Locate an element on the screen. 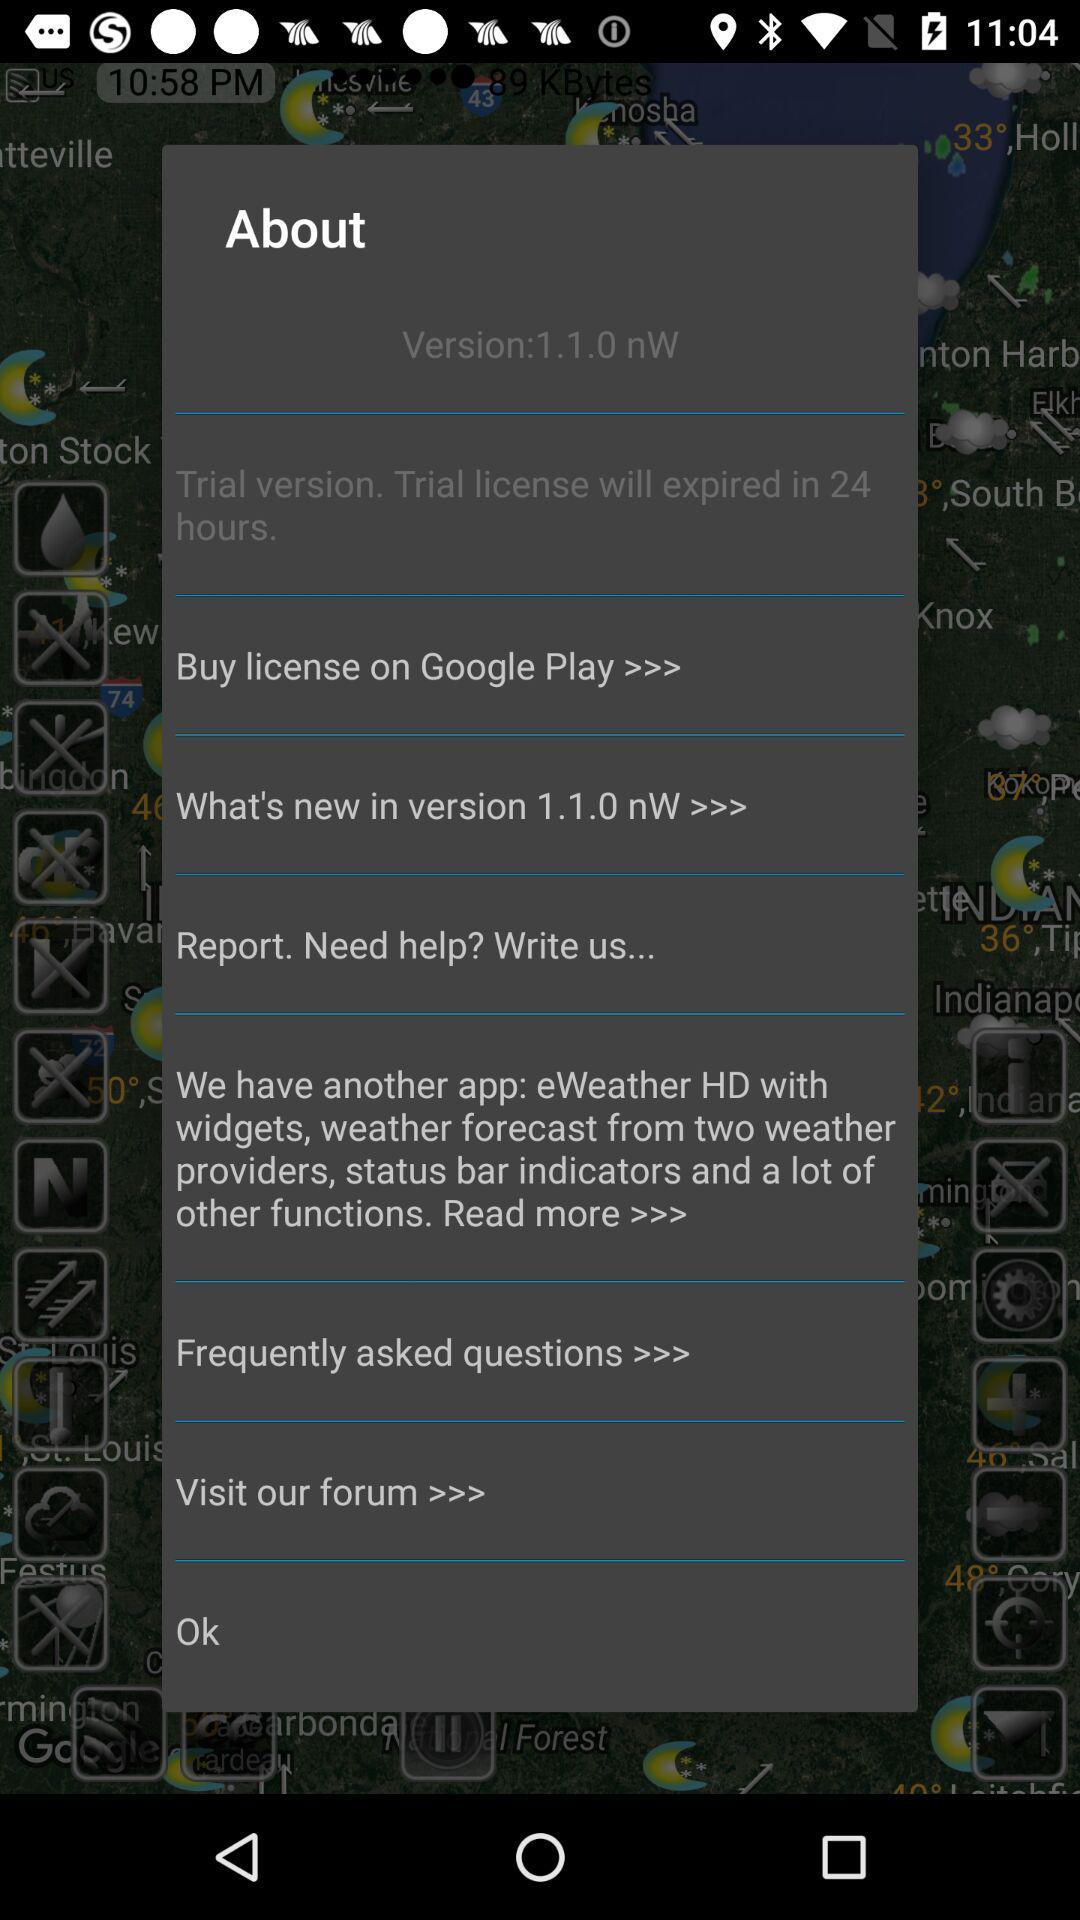 The height and width of the screenshot is (1920, 1080). report need help is located at coordinates (540, 943).